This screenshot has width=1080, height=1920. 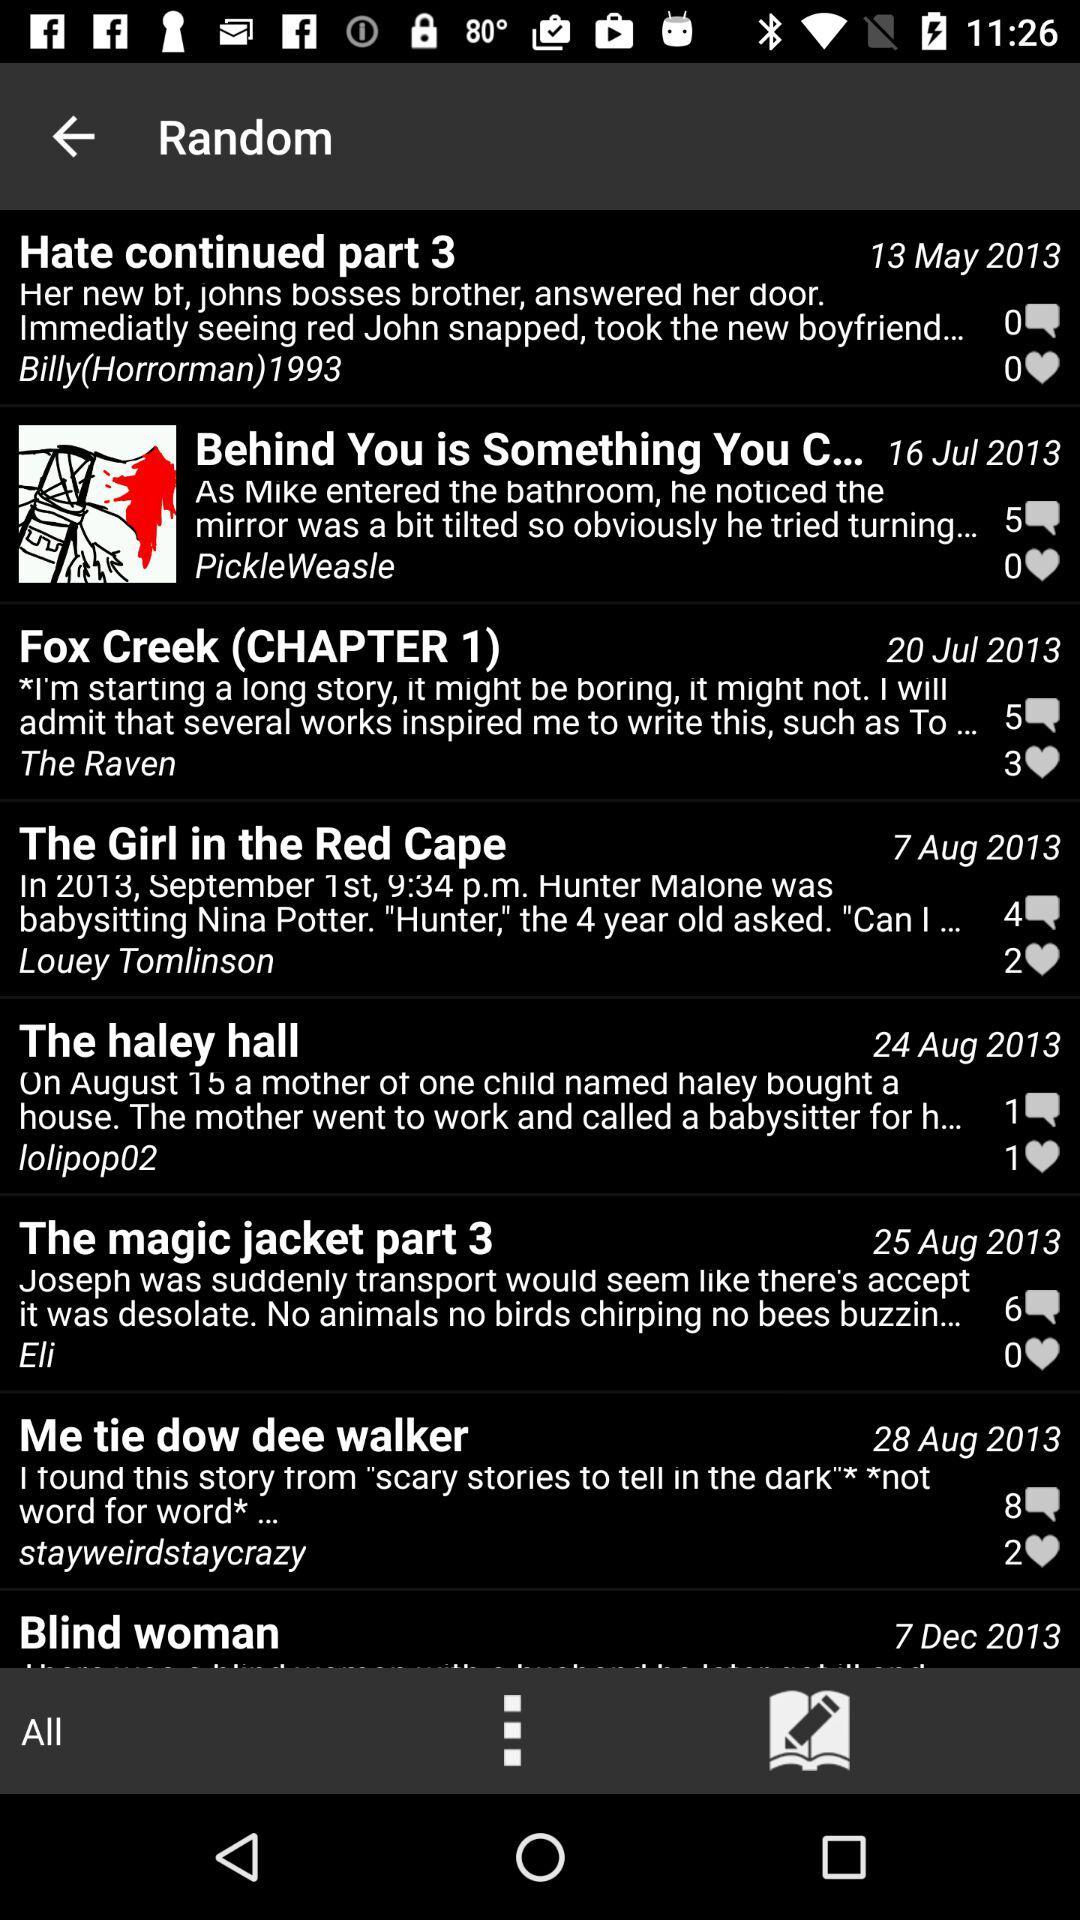 I want to click on the item to the left of the 6 icon, so click(x=498, y=1303).